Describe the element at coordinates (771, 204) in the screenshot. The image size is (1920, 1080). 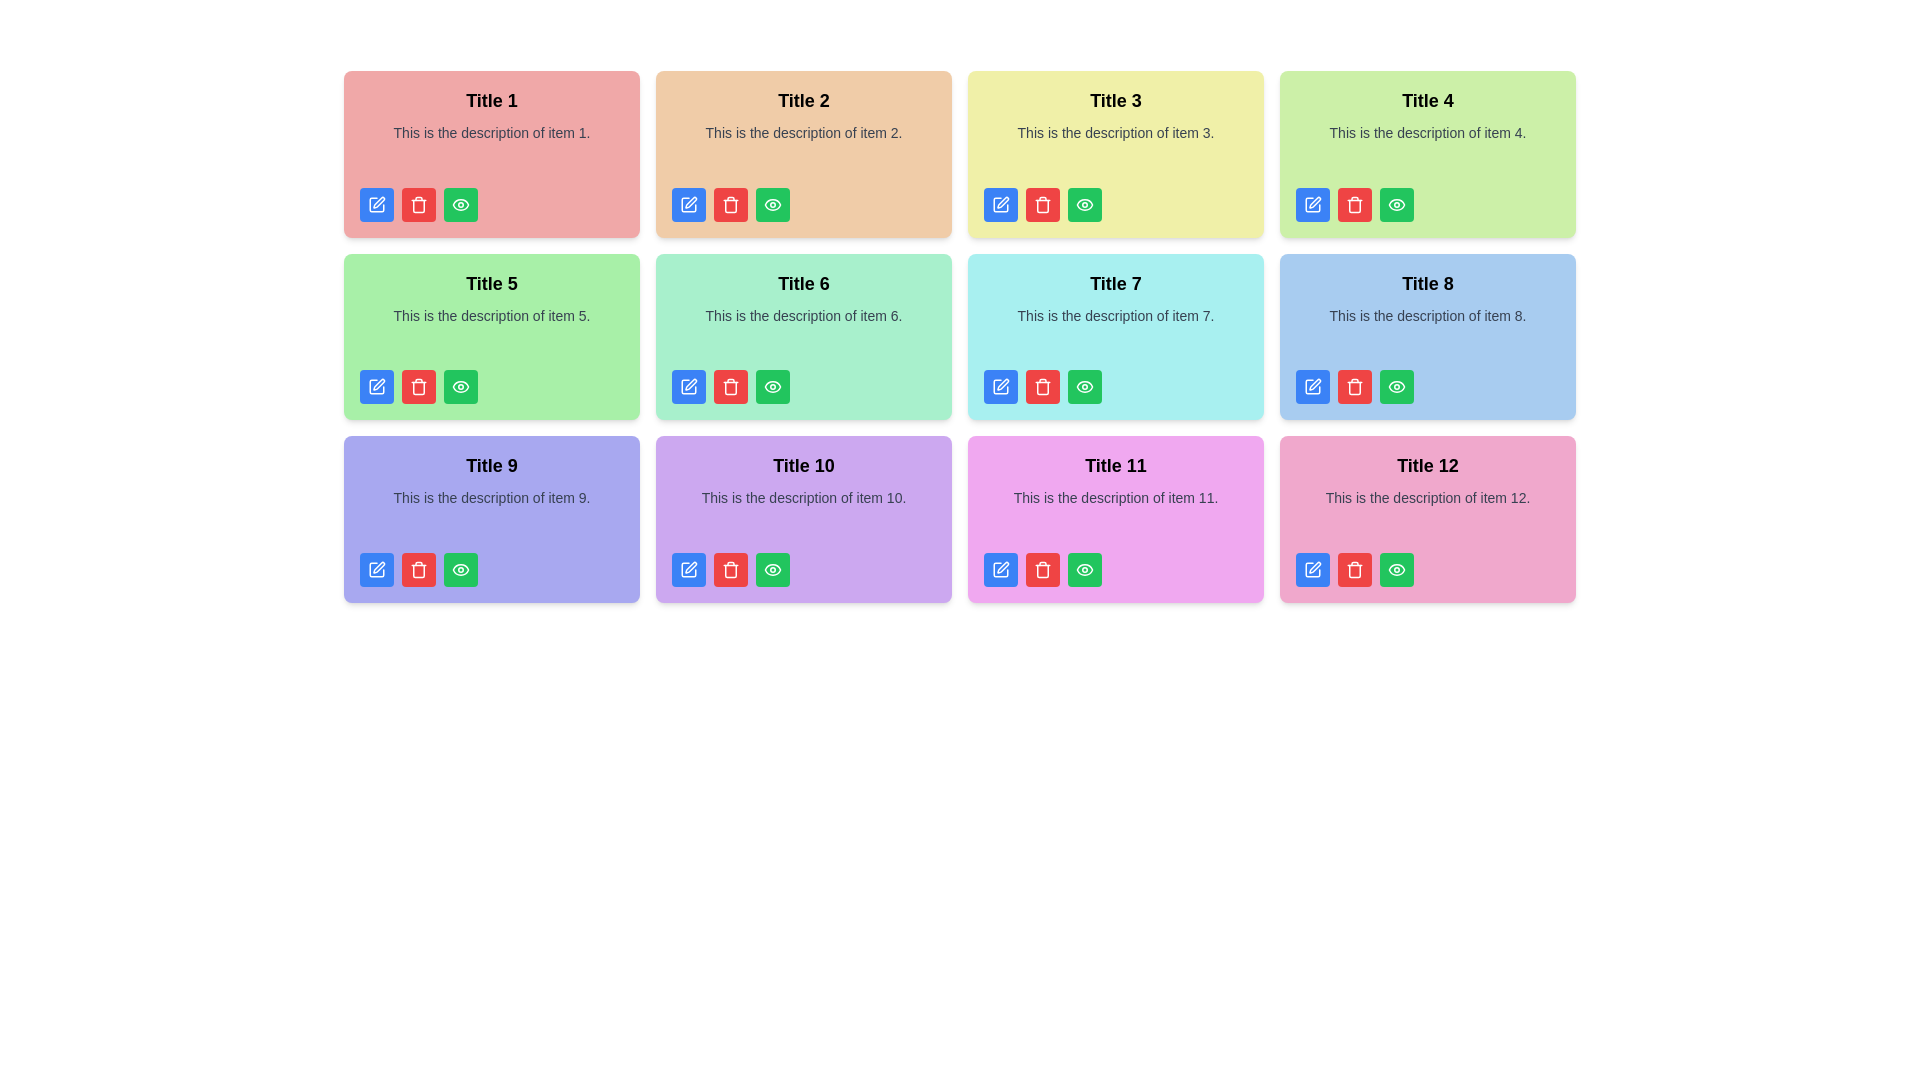
I see `the outer oval shape of the eye icon located within the light orange card labeled 'Title 2'` at that location.